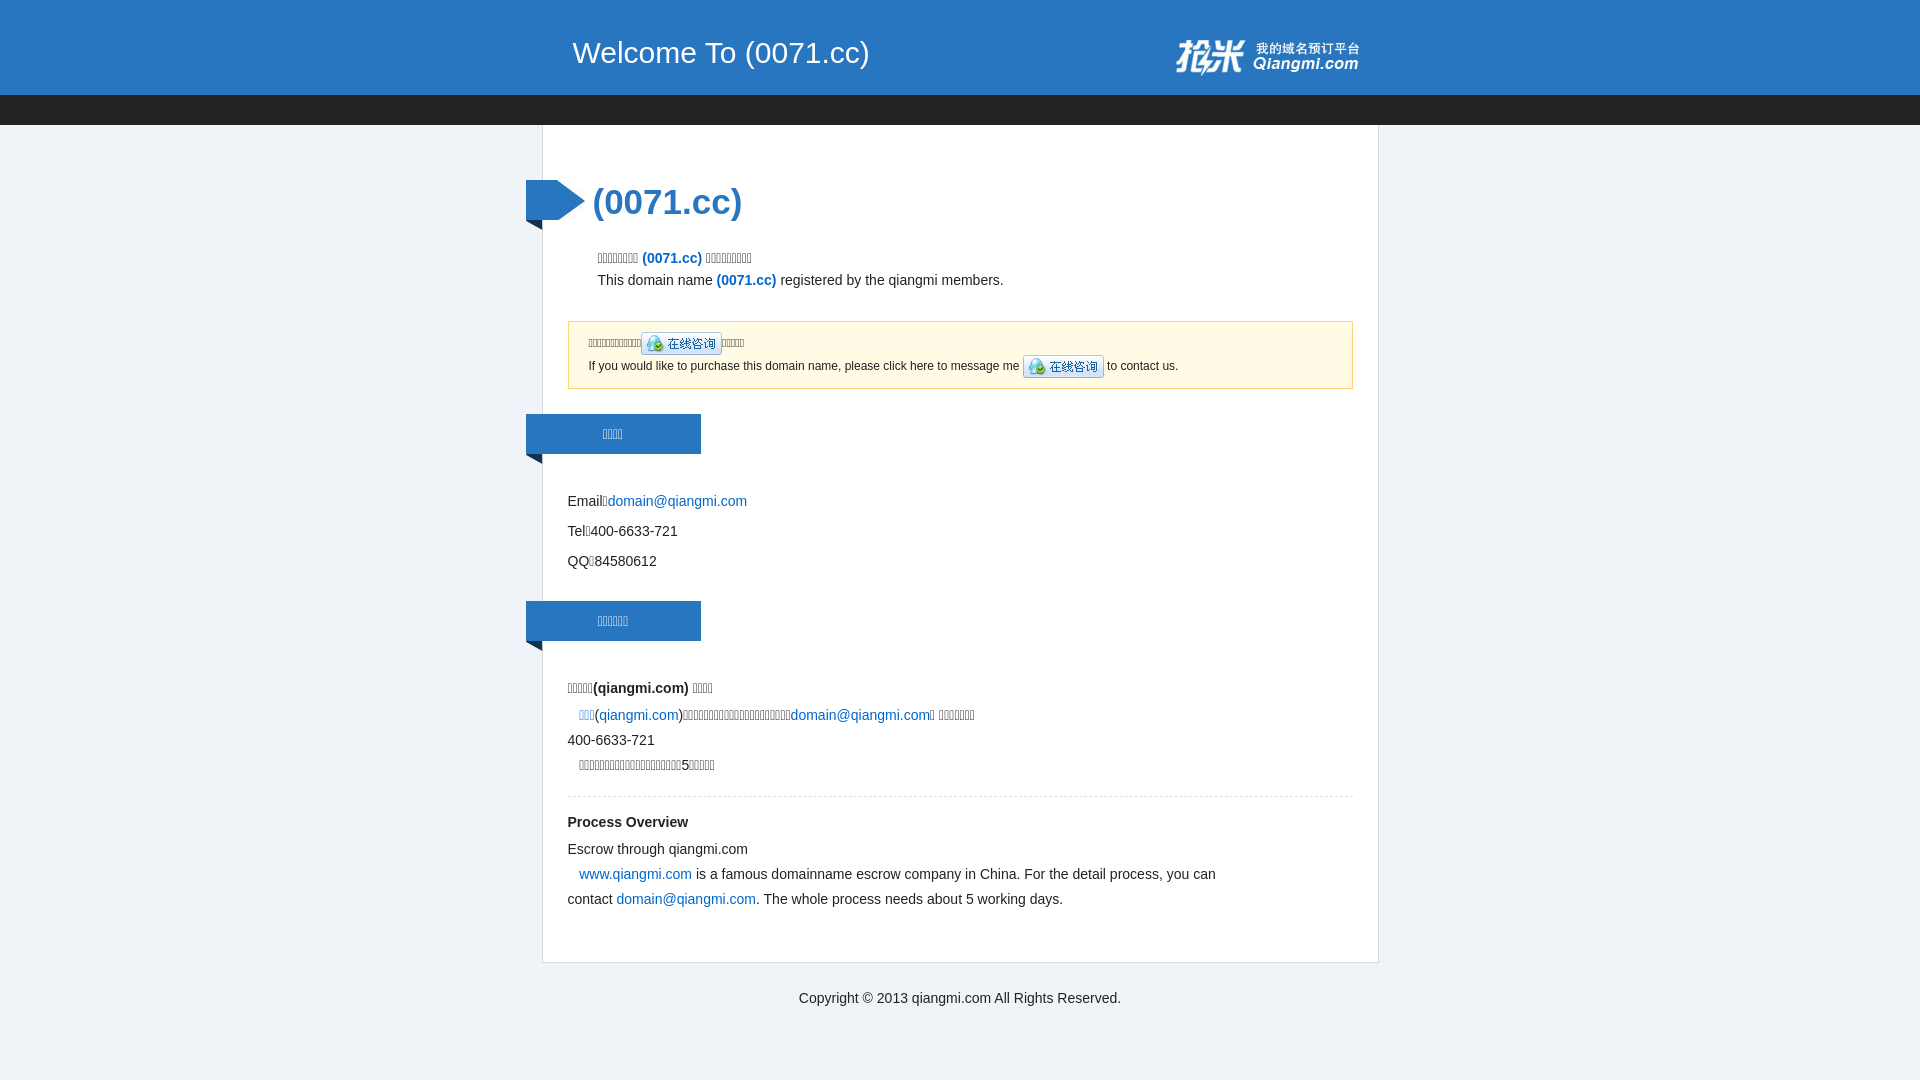  What do you see at coordinates (686, 897) in the screenshot?
I see `'domain@qiangmi.com'` at bounding box center [686, 897].